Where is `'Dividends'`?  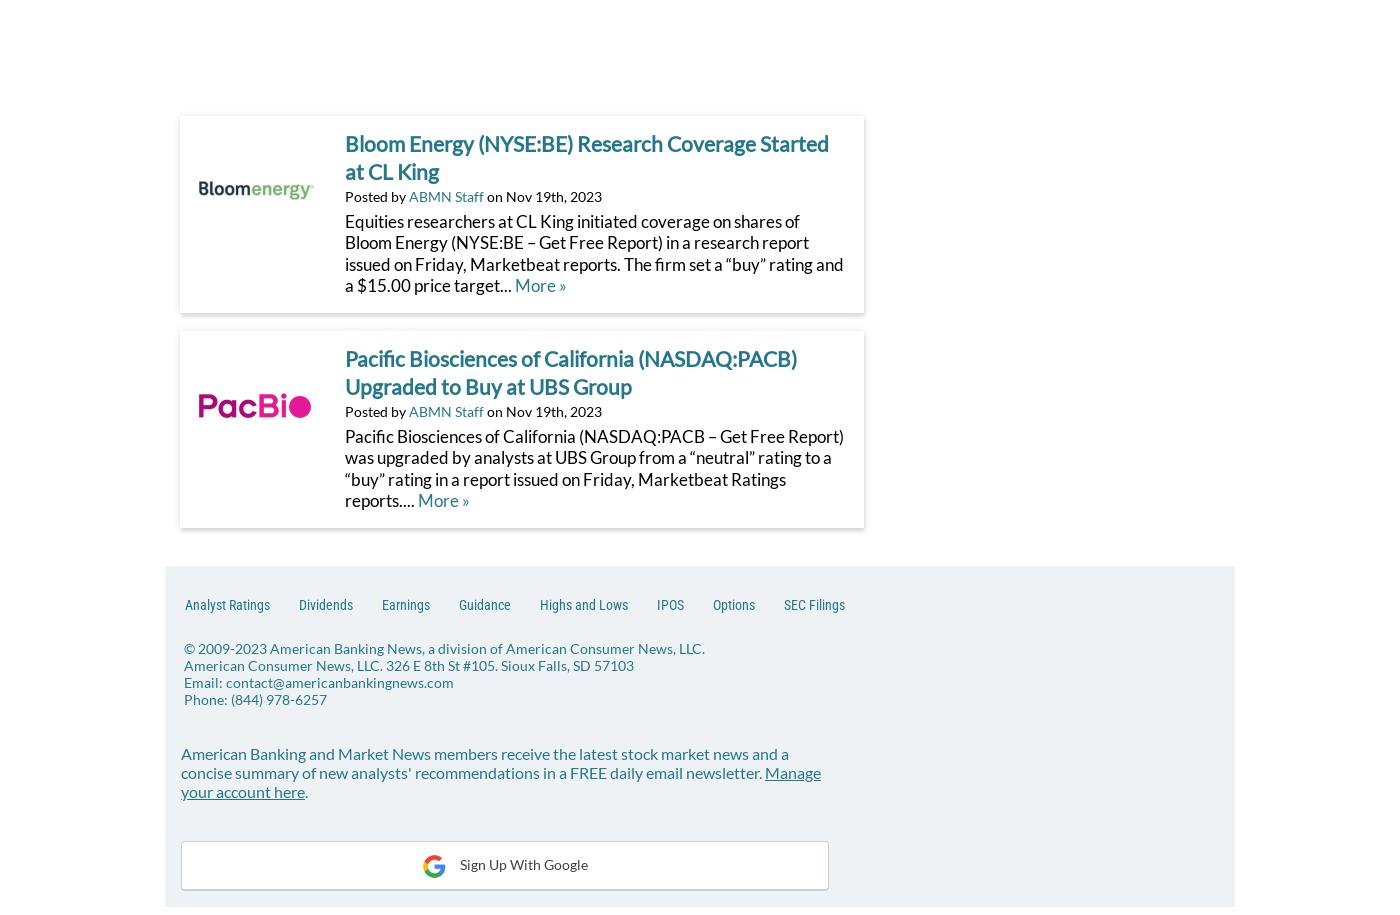
'Dividends' is located at coordinates (326, 602).